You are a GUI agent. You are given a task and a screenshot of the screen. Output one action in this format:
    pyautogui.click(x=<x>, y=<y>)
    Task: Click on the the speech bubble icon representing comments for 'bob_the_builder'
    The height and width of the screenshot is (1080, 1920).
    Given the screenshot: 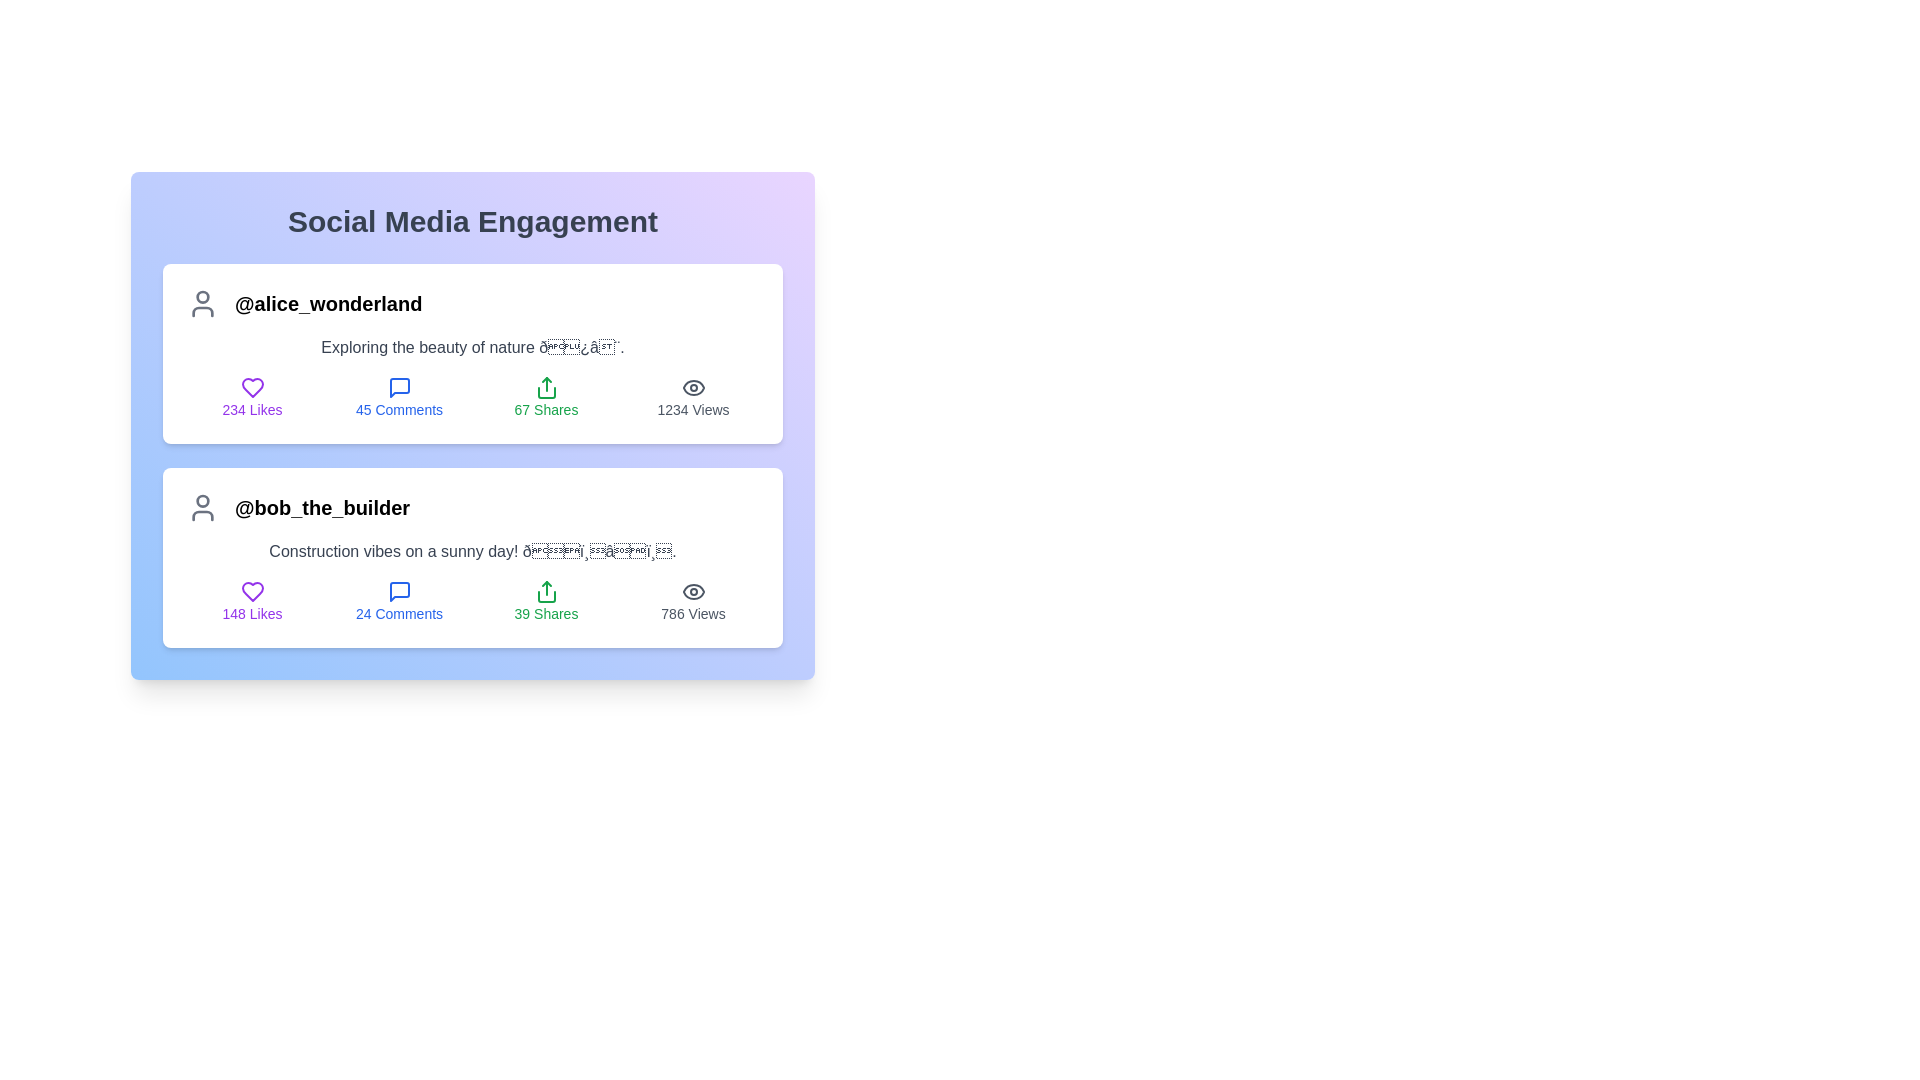 What is the action you would take?
    pyautogui.click(x=399, y=590)
    